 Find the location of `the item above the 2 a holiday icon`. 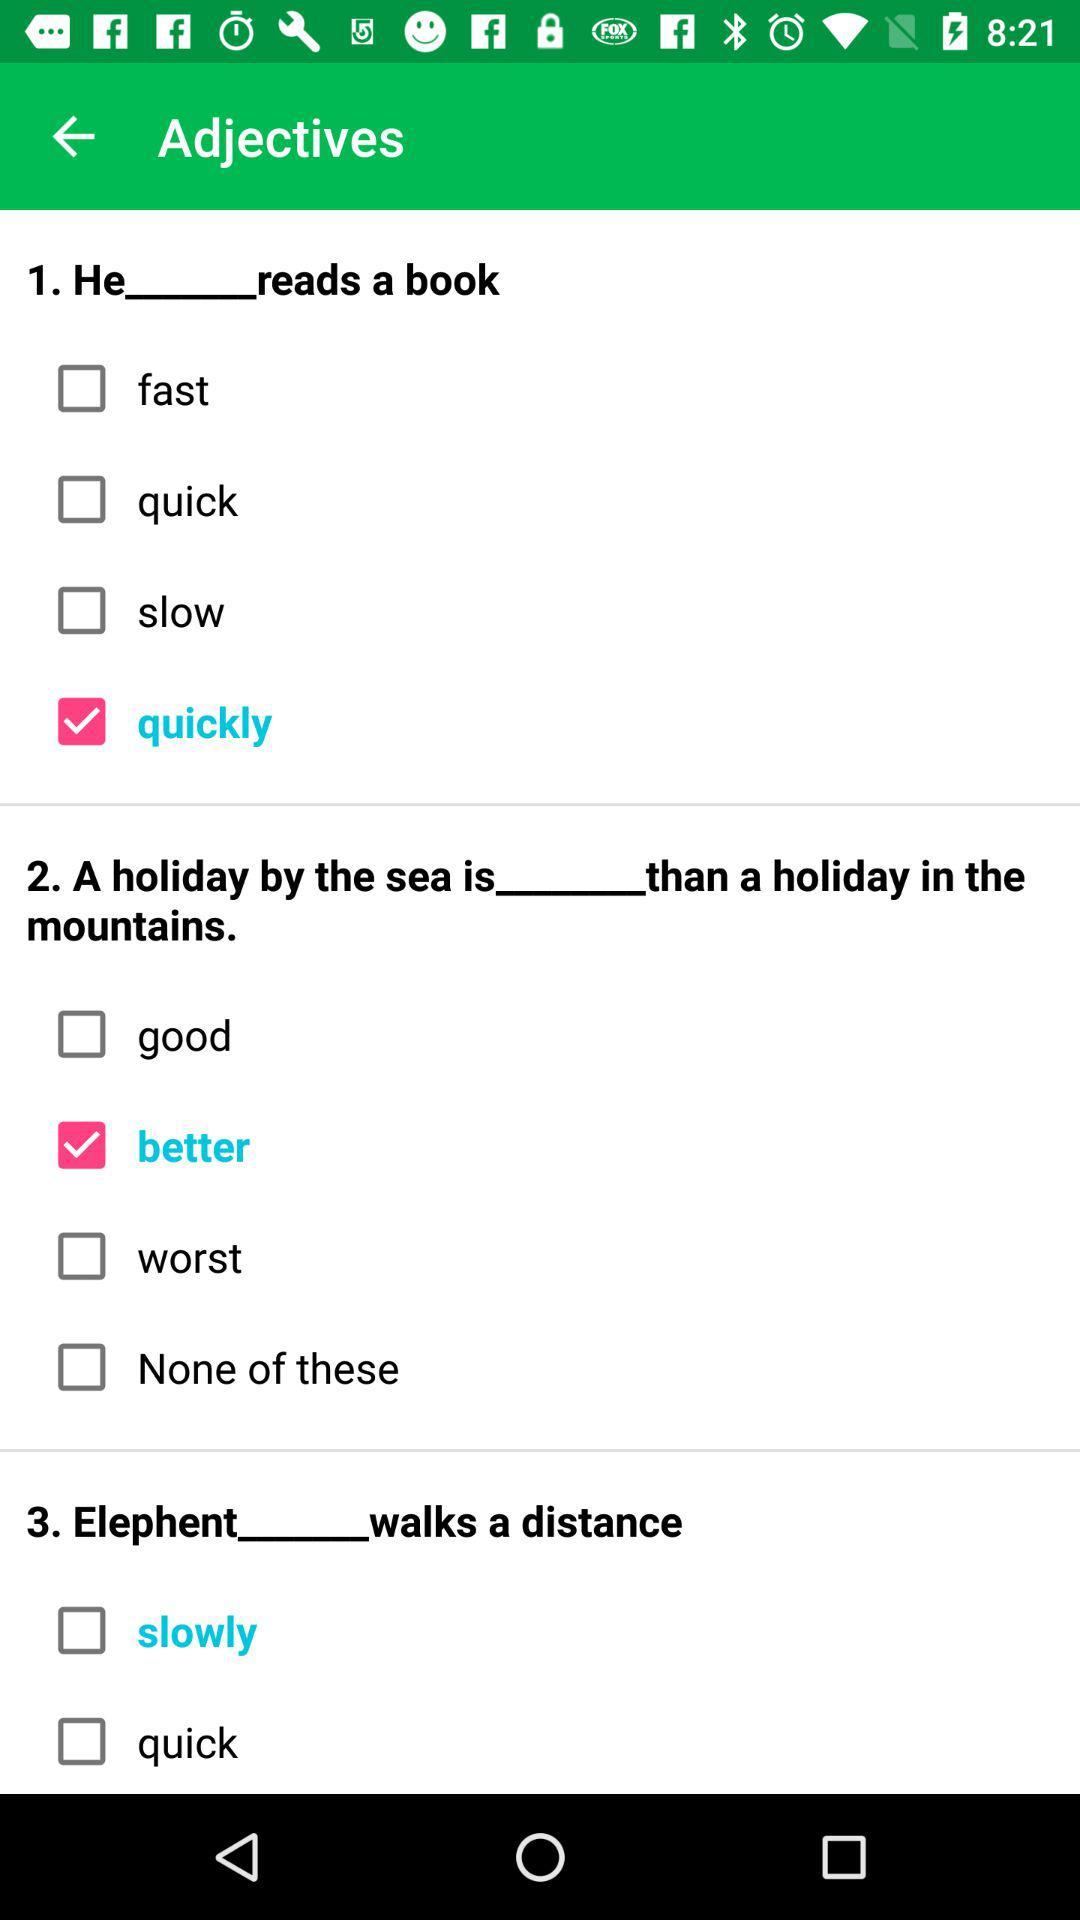

the item above the 2 a holiday icon is located at coordinates (587, 720).